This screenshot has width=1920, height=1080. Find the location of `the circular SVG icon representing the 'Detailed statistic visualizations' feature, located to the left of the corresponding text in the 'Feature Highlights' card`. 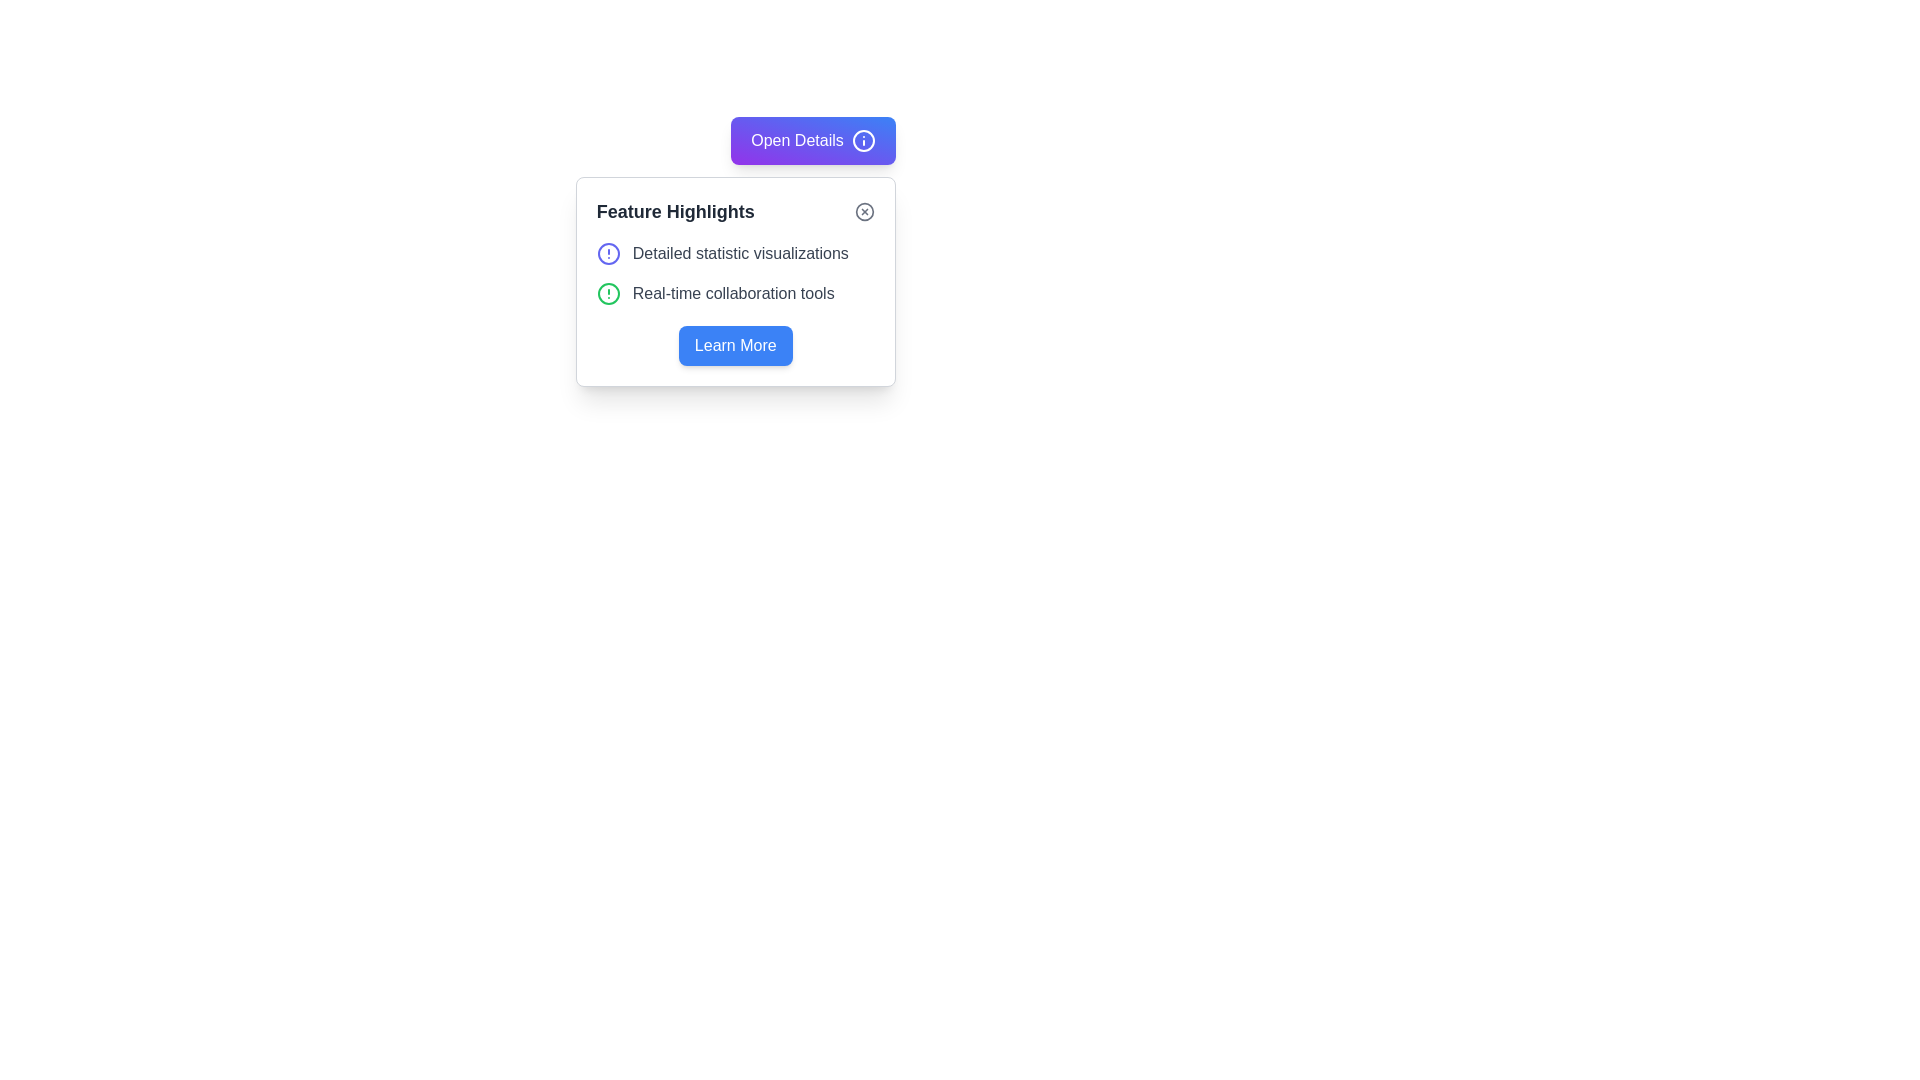

the circular SVG icon representing the 'Detailed statistic visualizations' feature, located to the left of the corresponding text in the 'Feature Highlights' card is located at coordinates (607, 253).